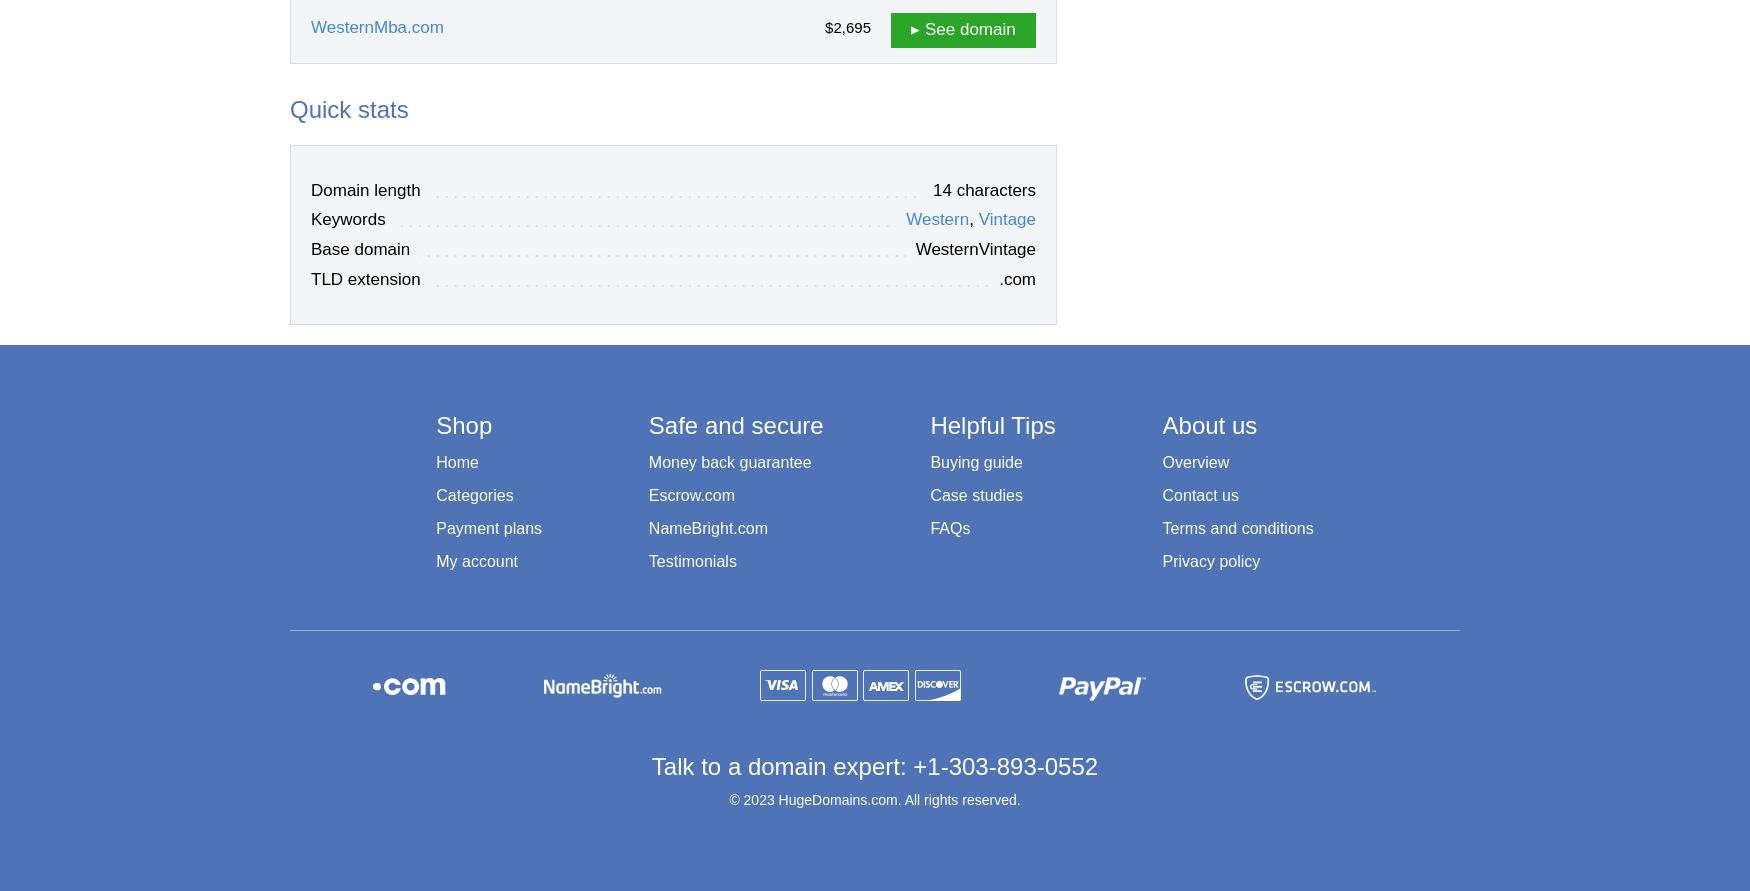 The image size is (1750, 891). I want to click on 'TLD extension', so click(309, 277).